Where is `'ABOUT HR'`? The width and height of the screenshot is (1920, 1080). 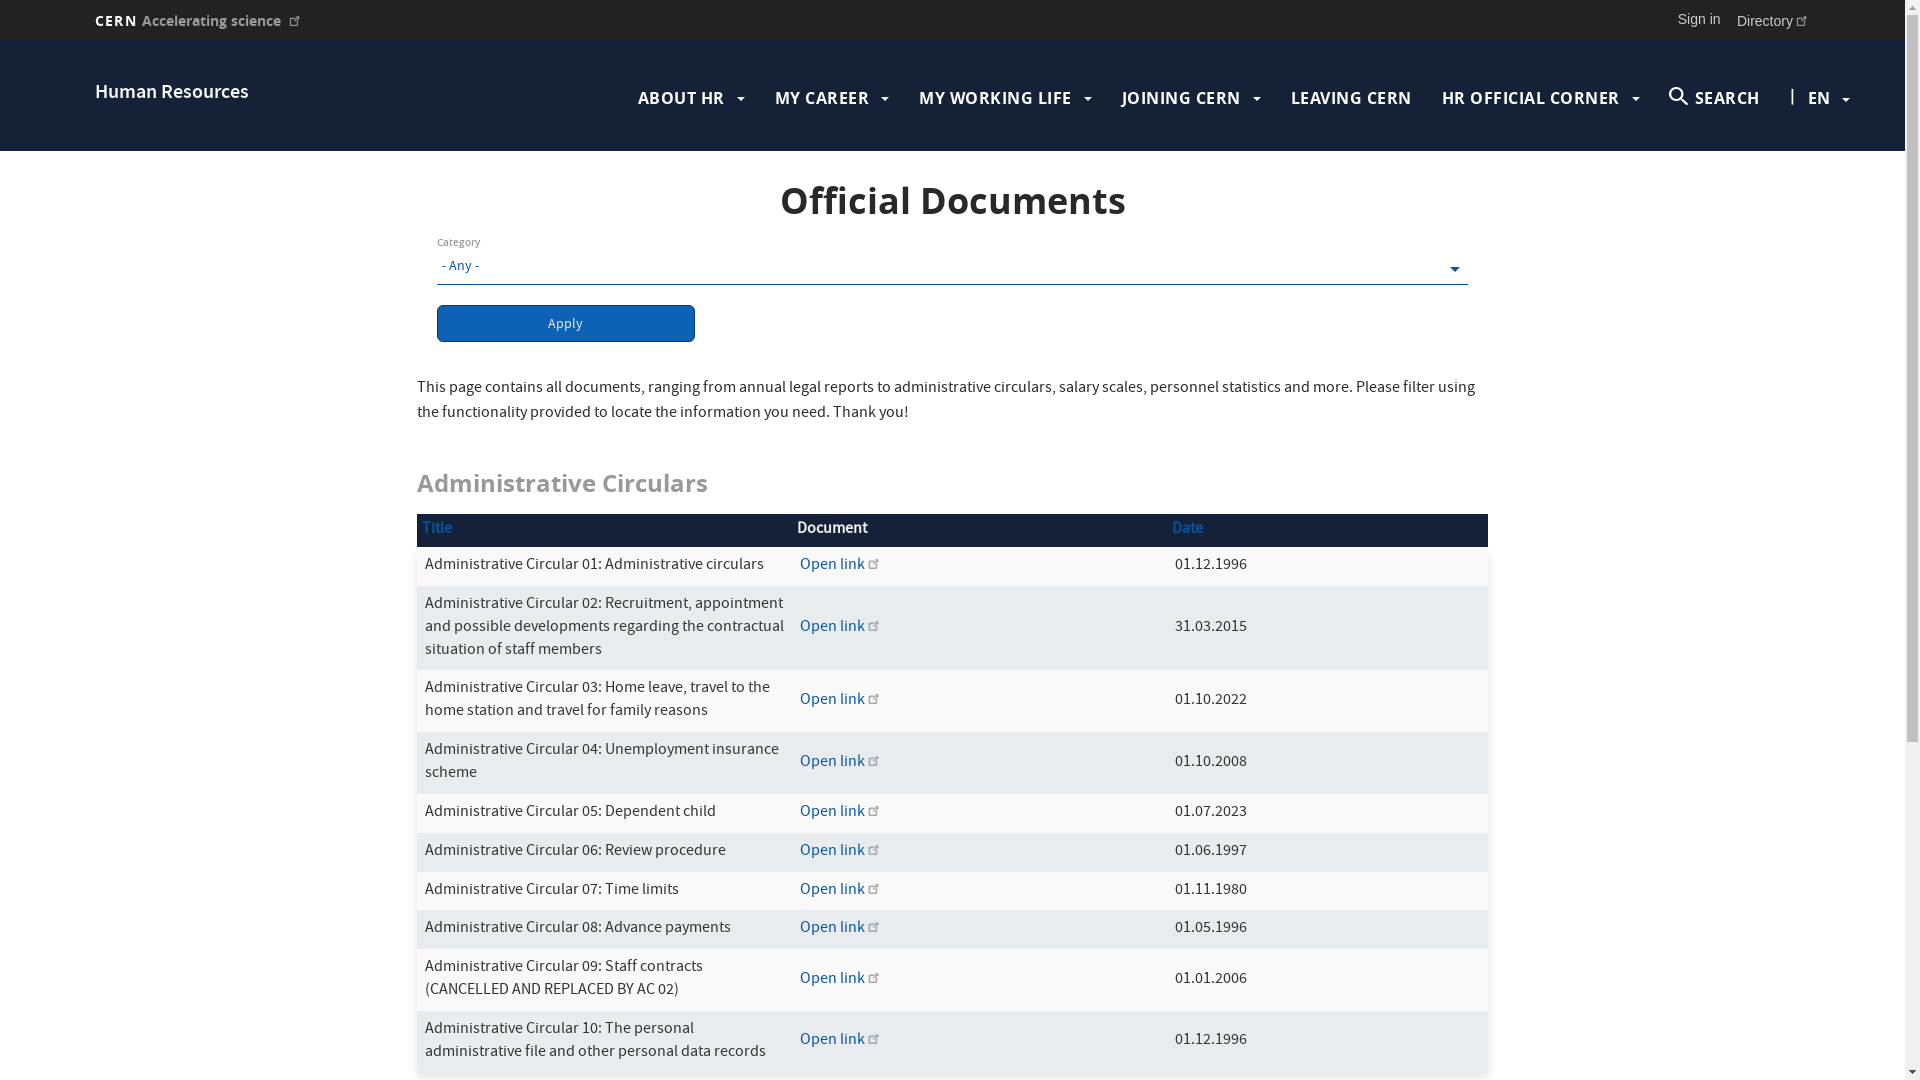
'ABOUT HR' is located at coordinates (681, 97).